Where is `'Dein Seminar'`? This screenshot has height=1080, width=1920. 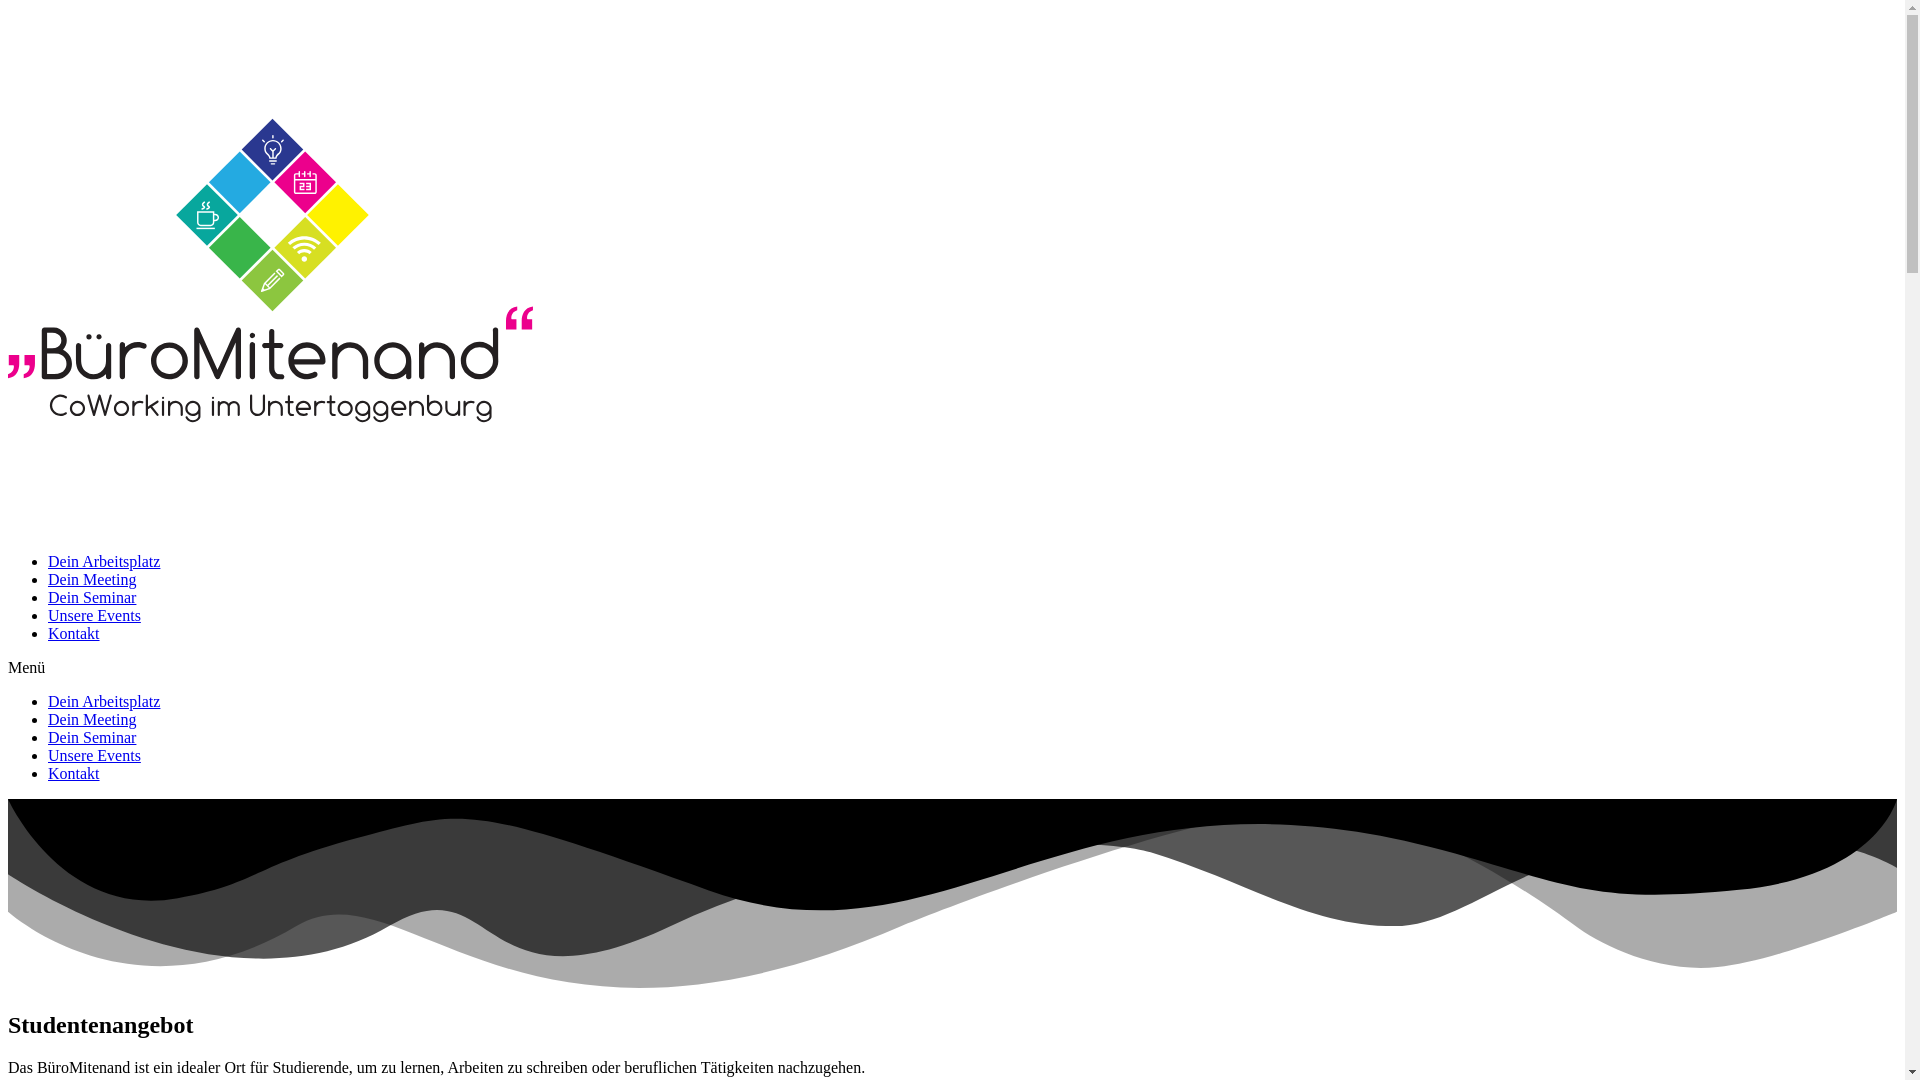
'Dein Seminar' is located at coordinates (48, 737).